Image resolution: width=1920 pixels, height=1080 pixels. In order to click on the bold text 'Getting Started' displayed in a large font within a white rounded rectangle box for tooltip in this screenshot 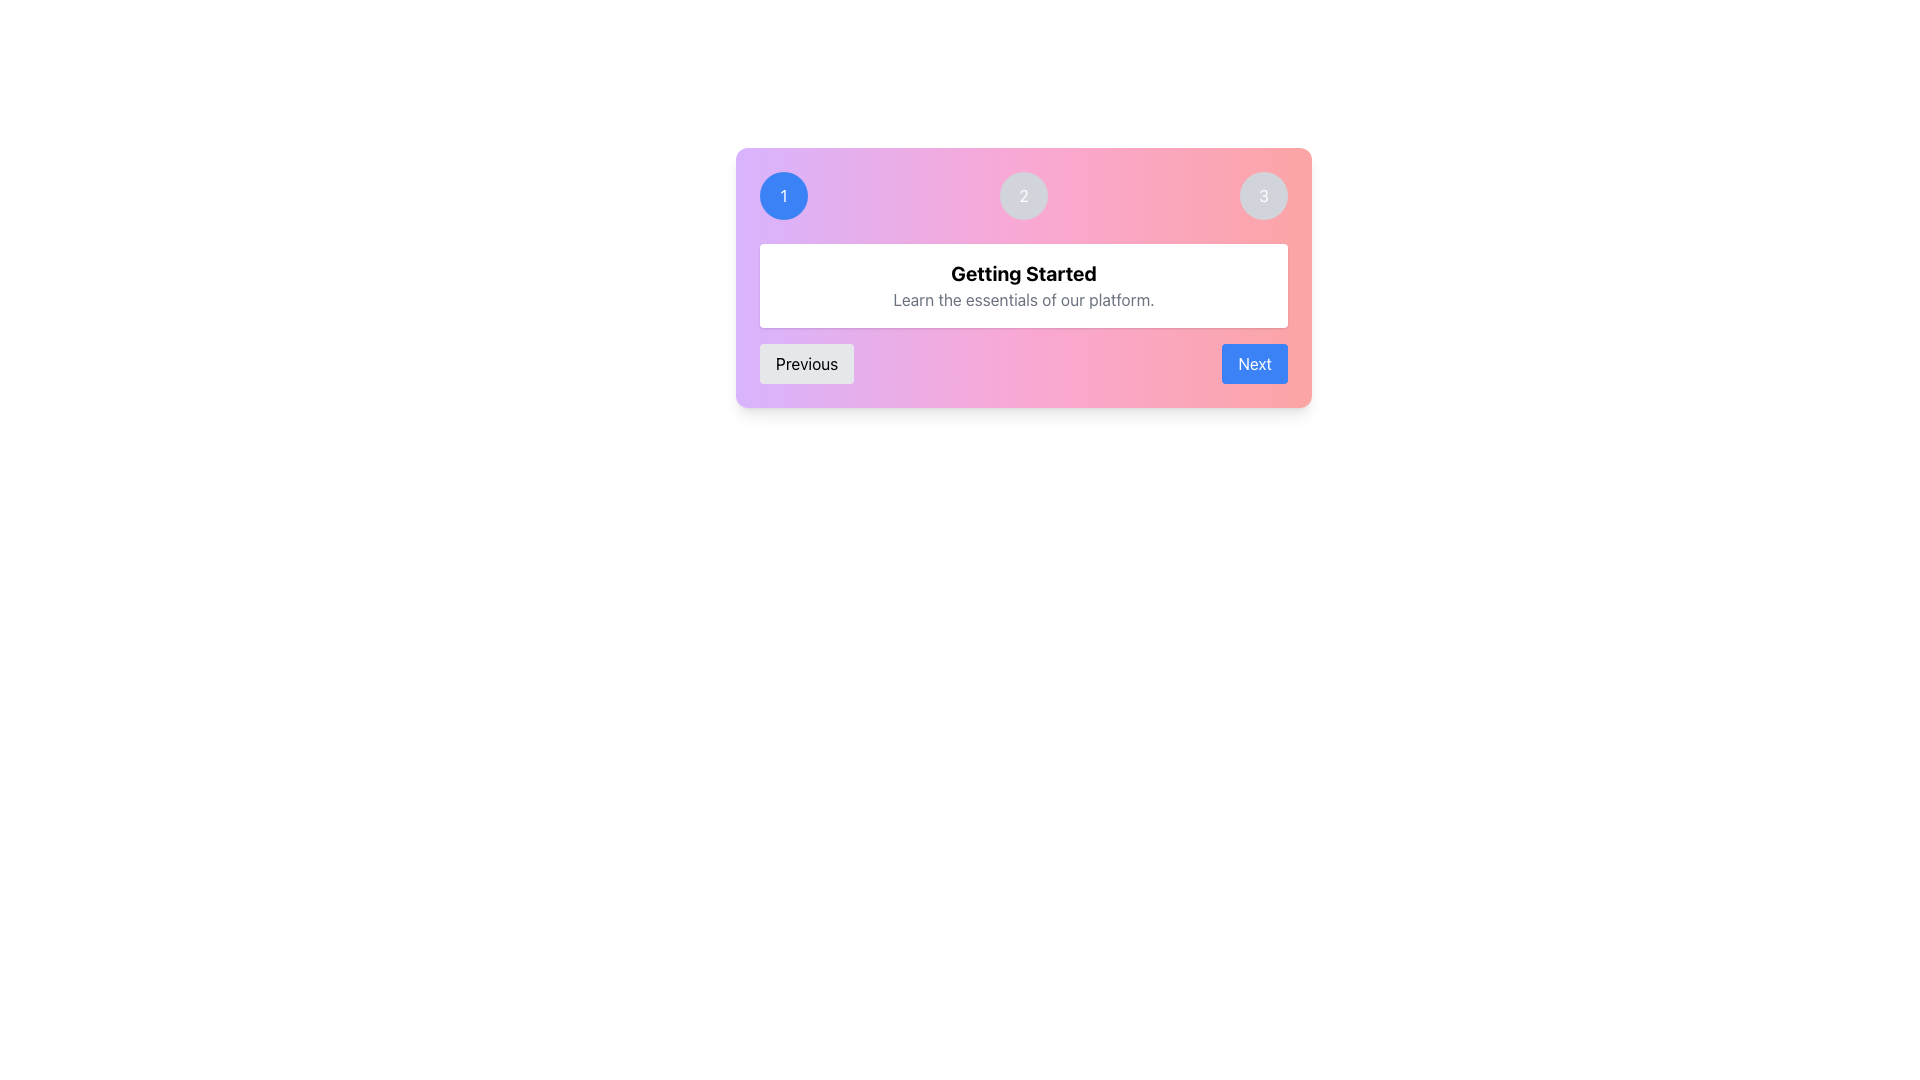, I will do `click(1023, 273)`.